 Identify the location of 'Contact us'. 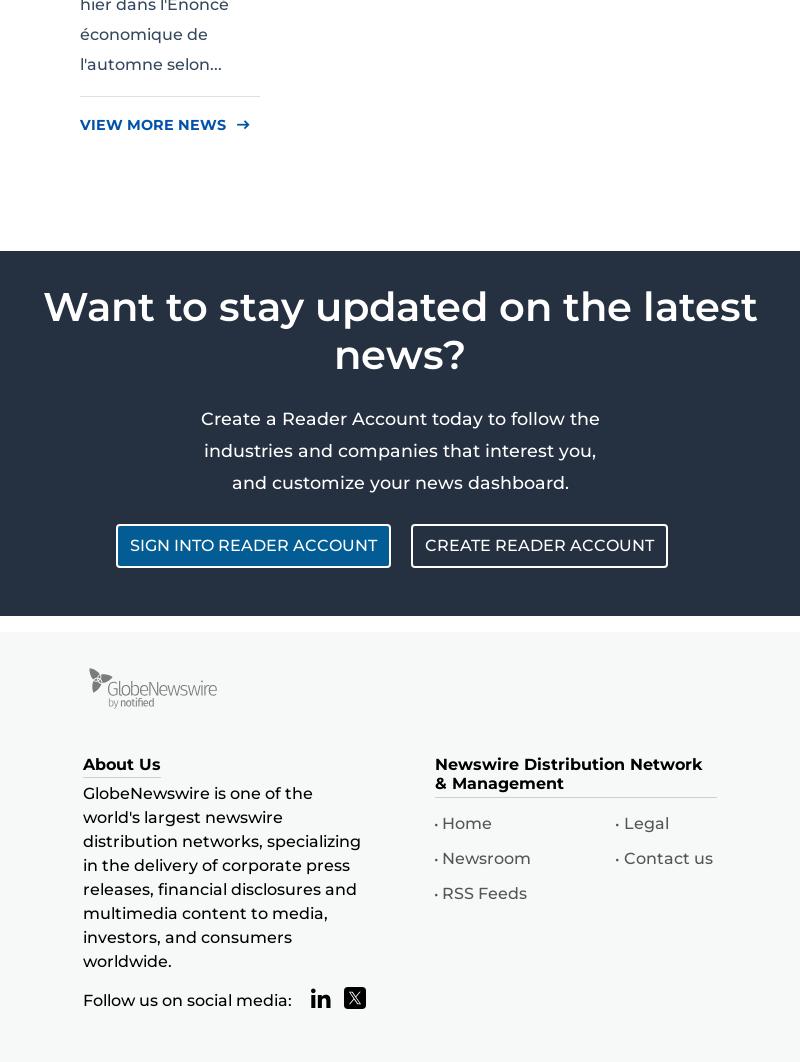
(667, 857).